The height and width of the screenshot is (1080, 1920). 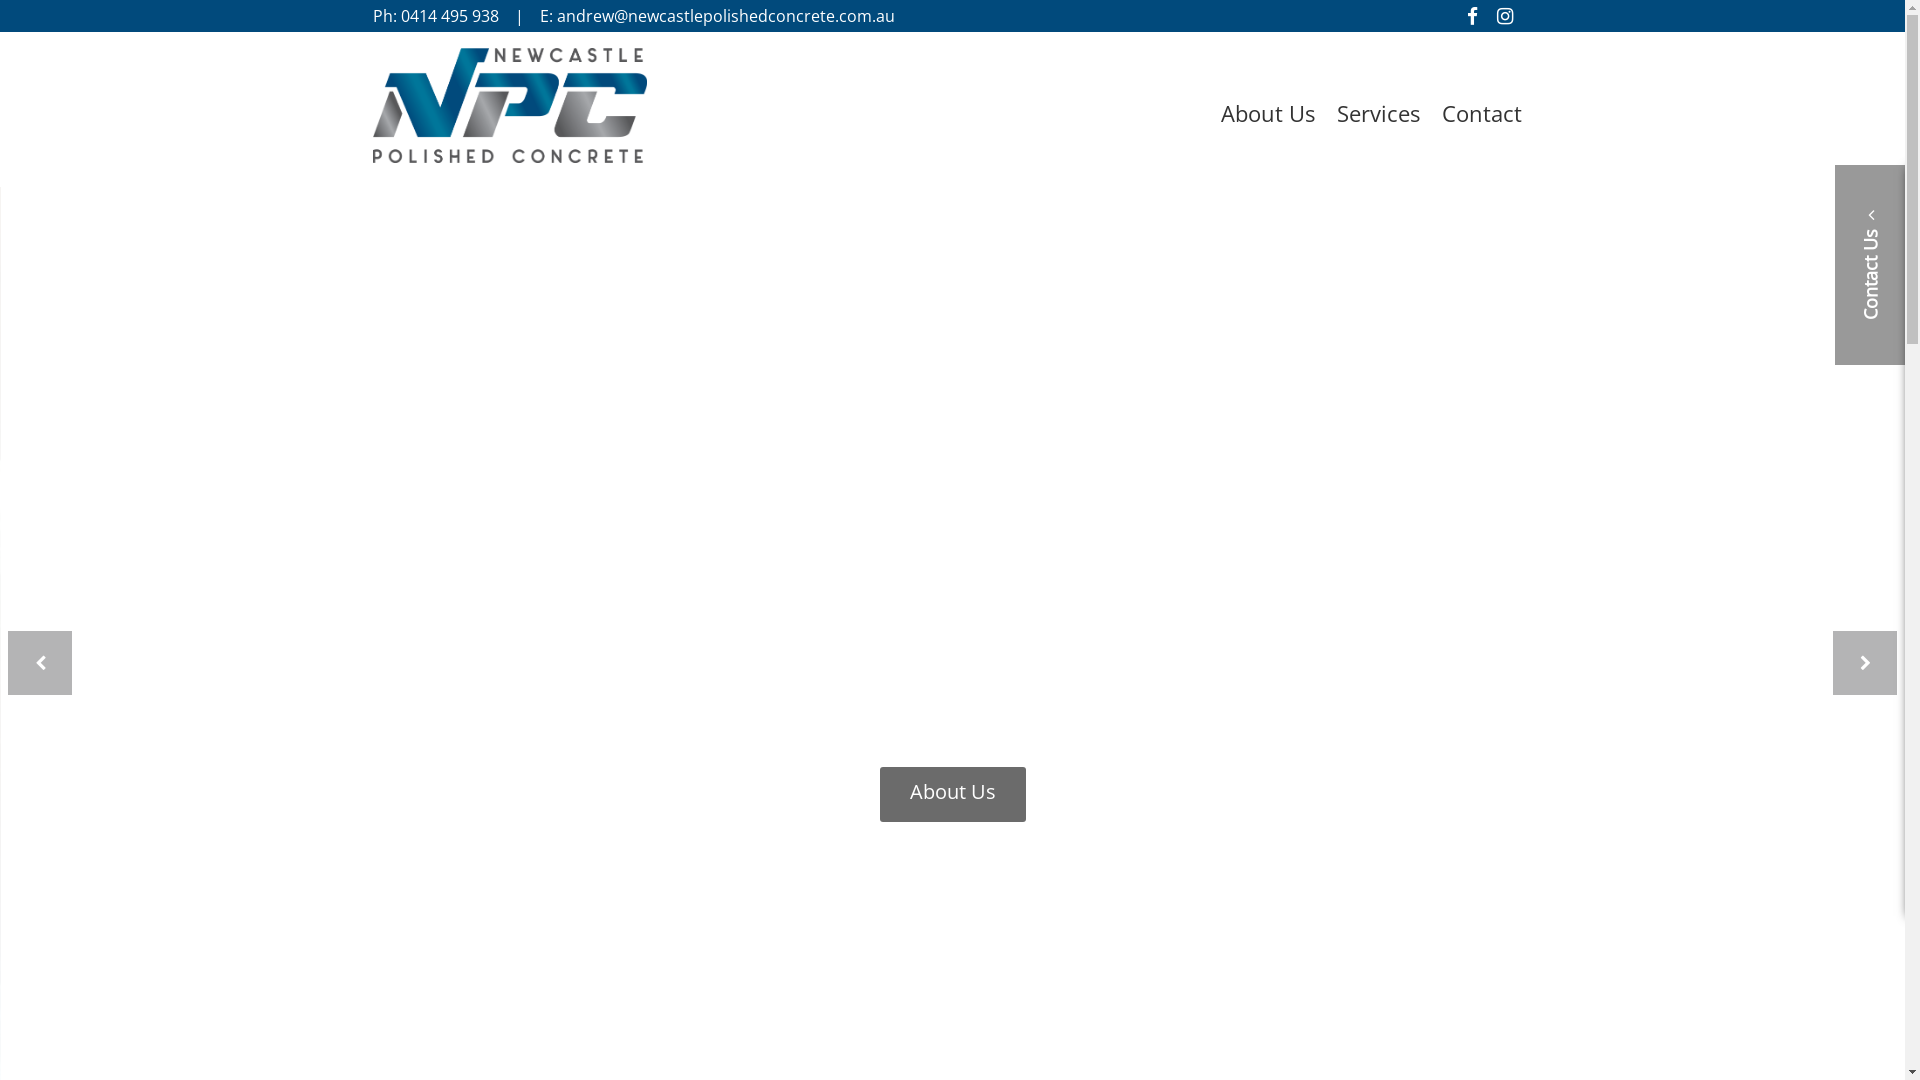 I want to click on 'Like us on Facebook', so click(x=1472, y=15).